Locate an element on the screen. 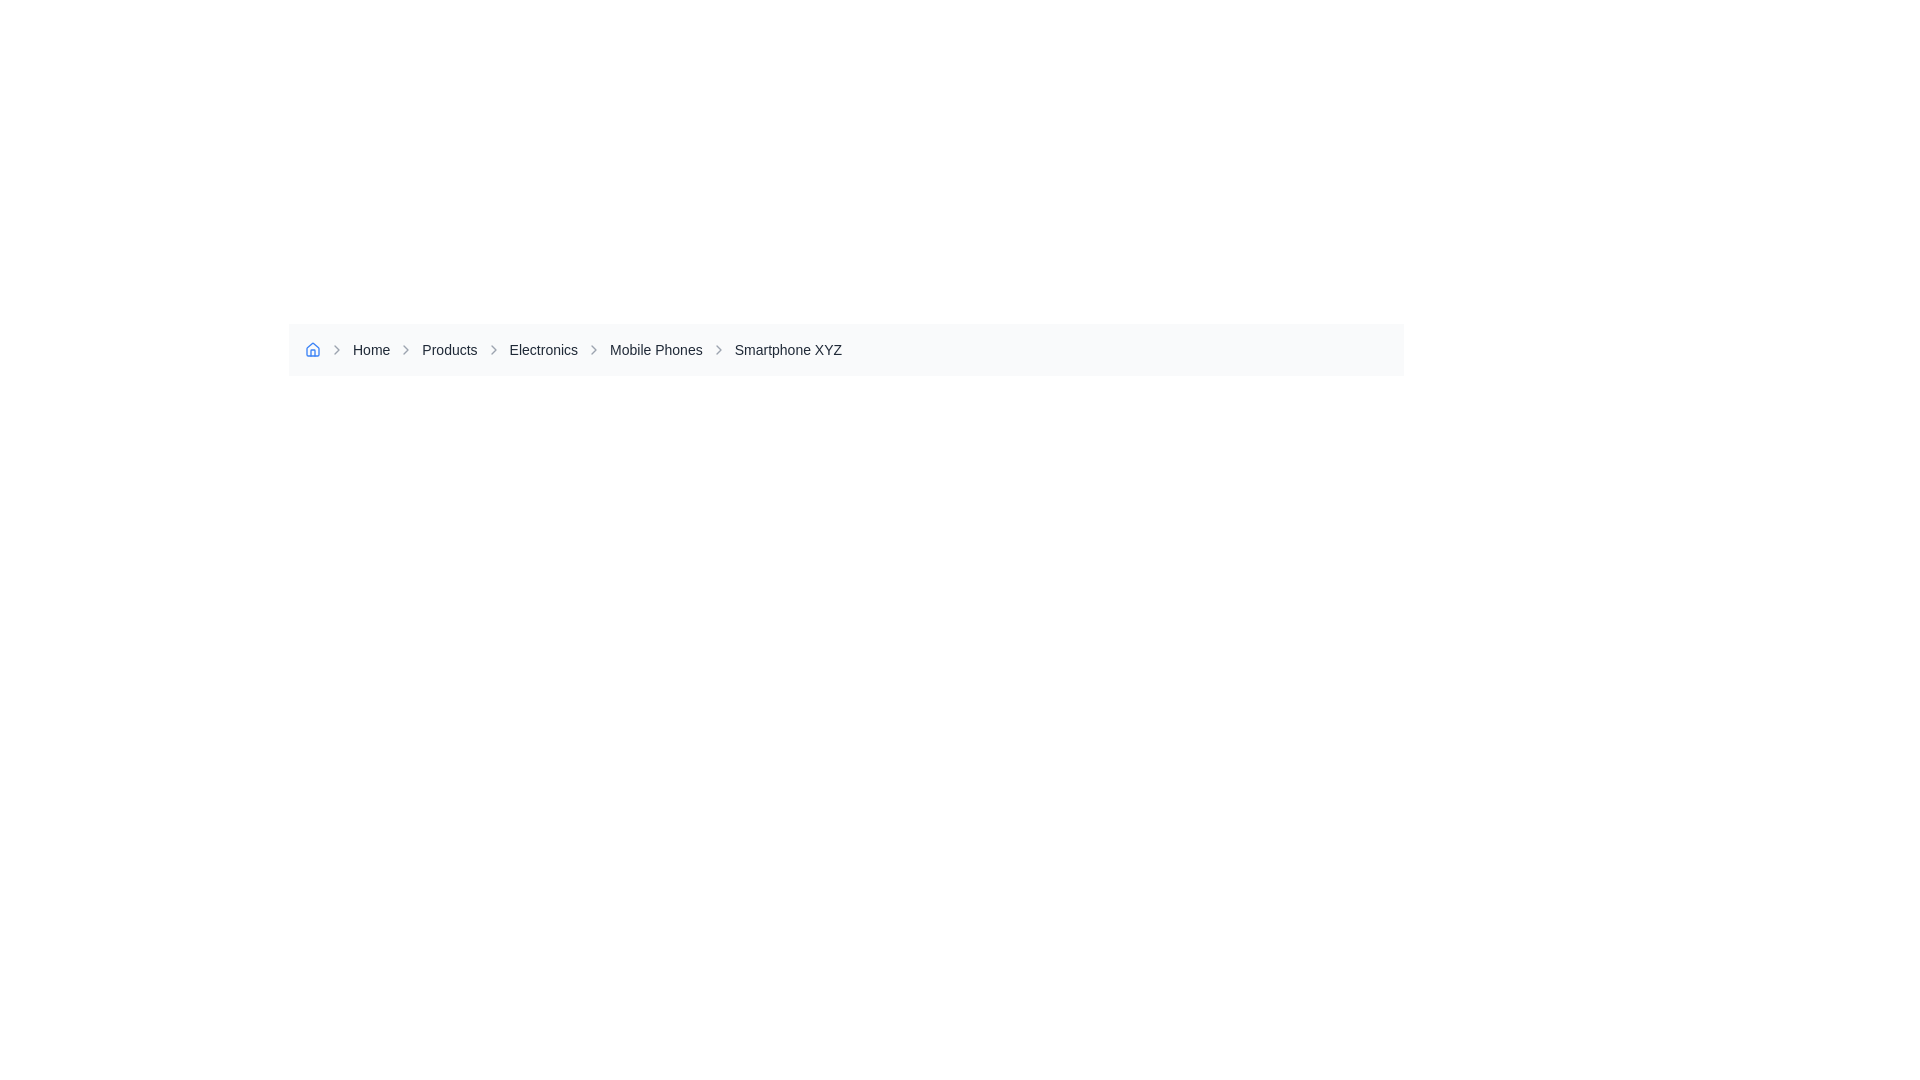 The height and width of the screenshot is (1080, 1920). the 'Home' hyperlink in the breadcrumb navigation, which is the second clickable item from the left, located between a house icon and a chevron icon is located at coordinates (359, 349).